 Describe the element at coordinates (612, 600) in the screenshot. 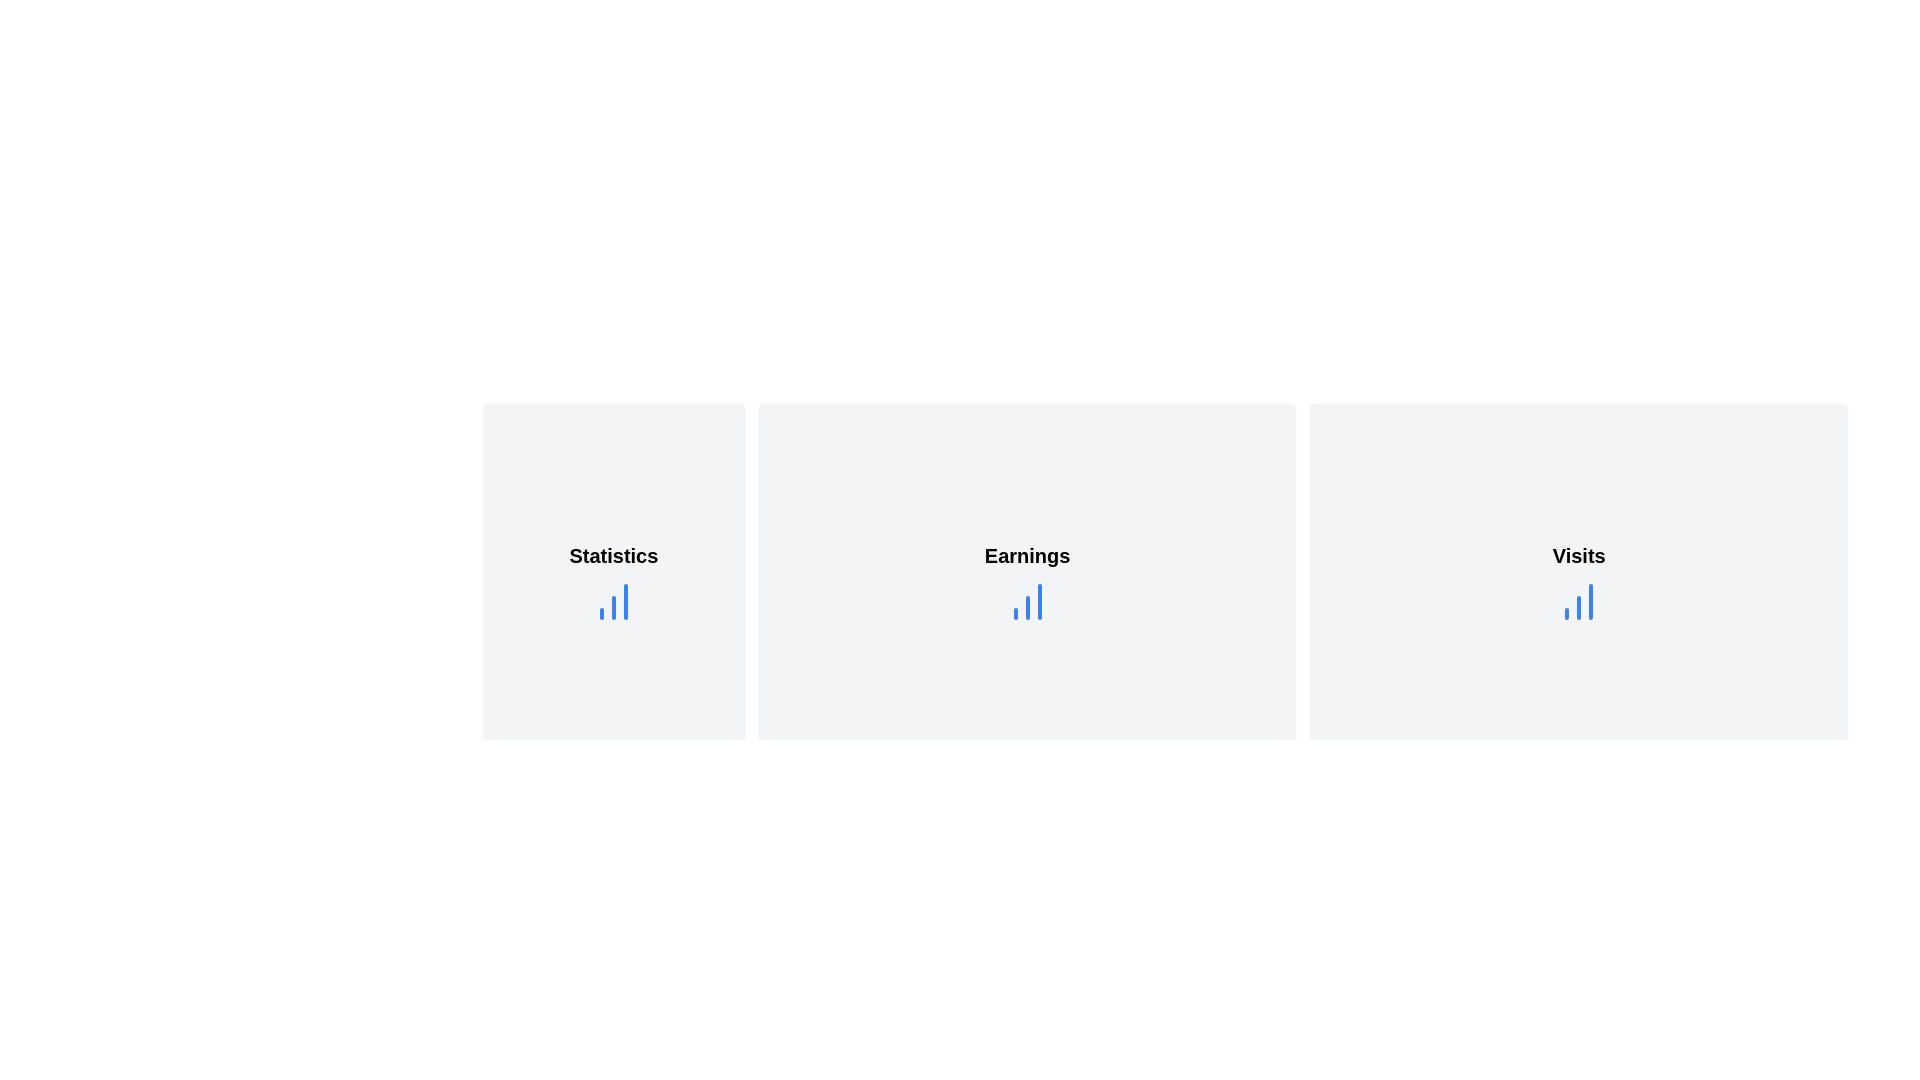

I see `the blue bar chart icon located below the 'Statistics' text in the top-left card of the 'Statistics' section` at that location.